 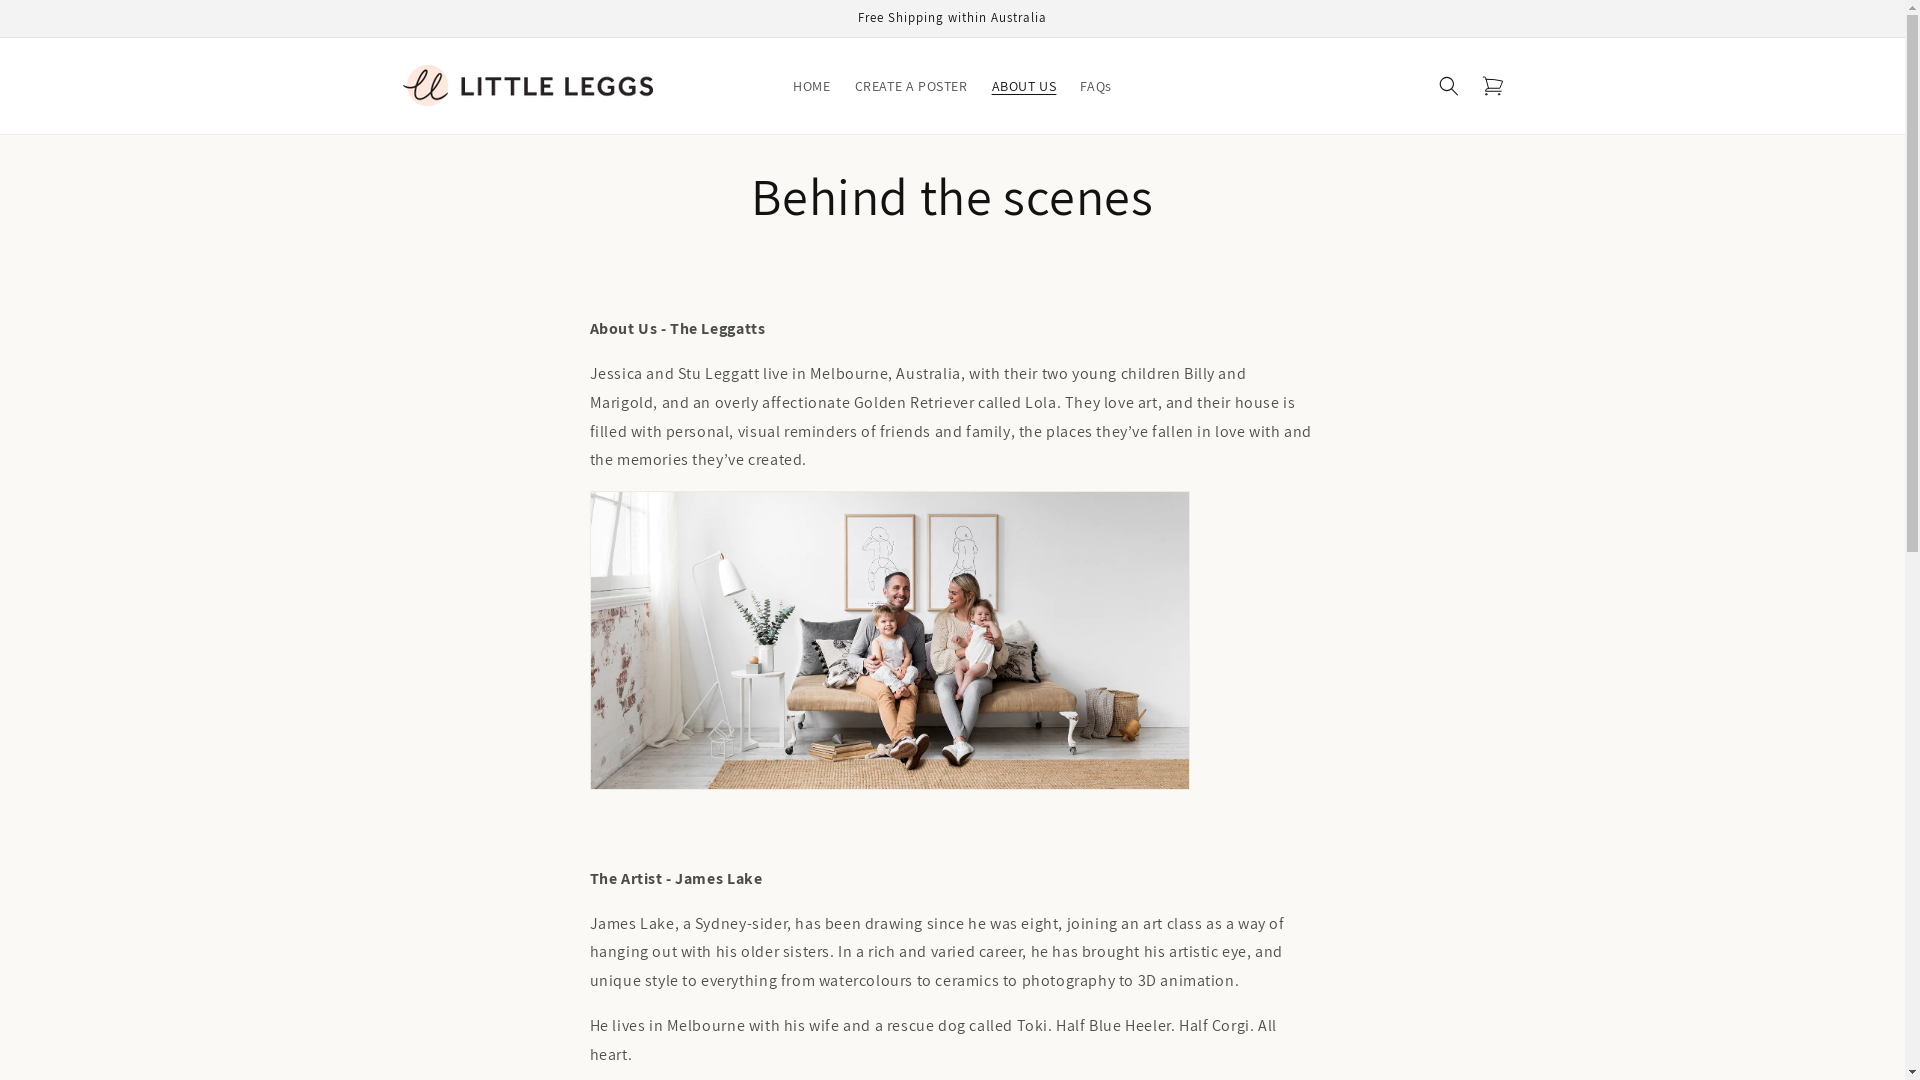 I want to click on 'ABOUT US', so click(x=979, y=84).